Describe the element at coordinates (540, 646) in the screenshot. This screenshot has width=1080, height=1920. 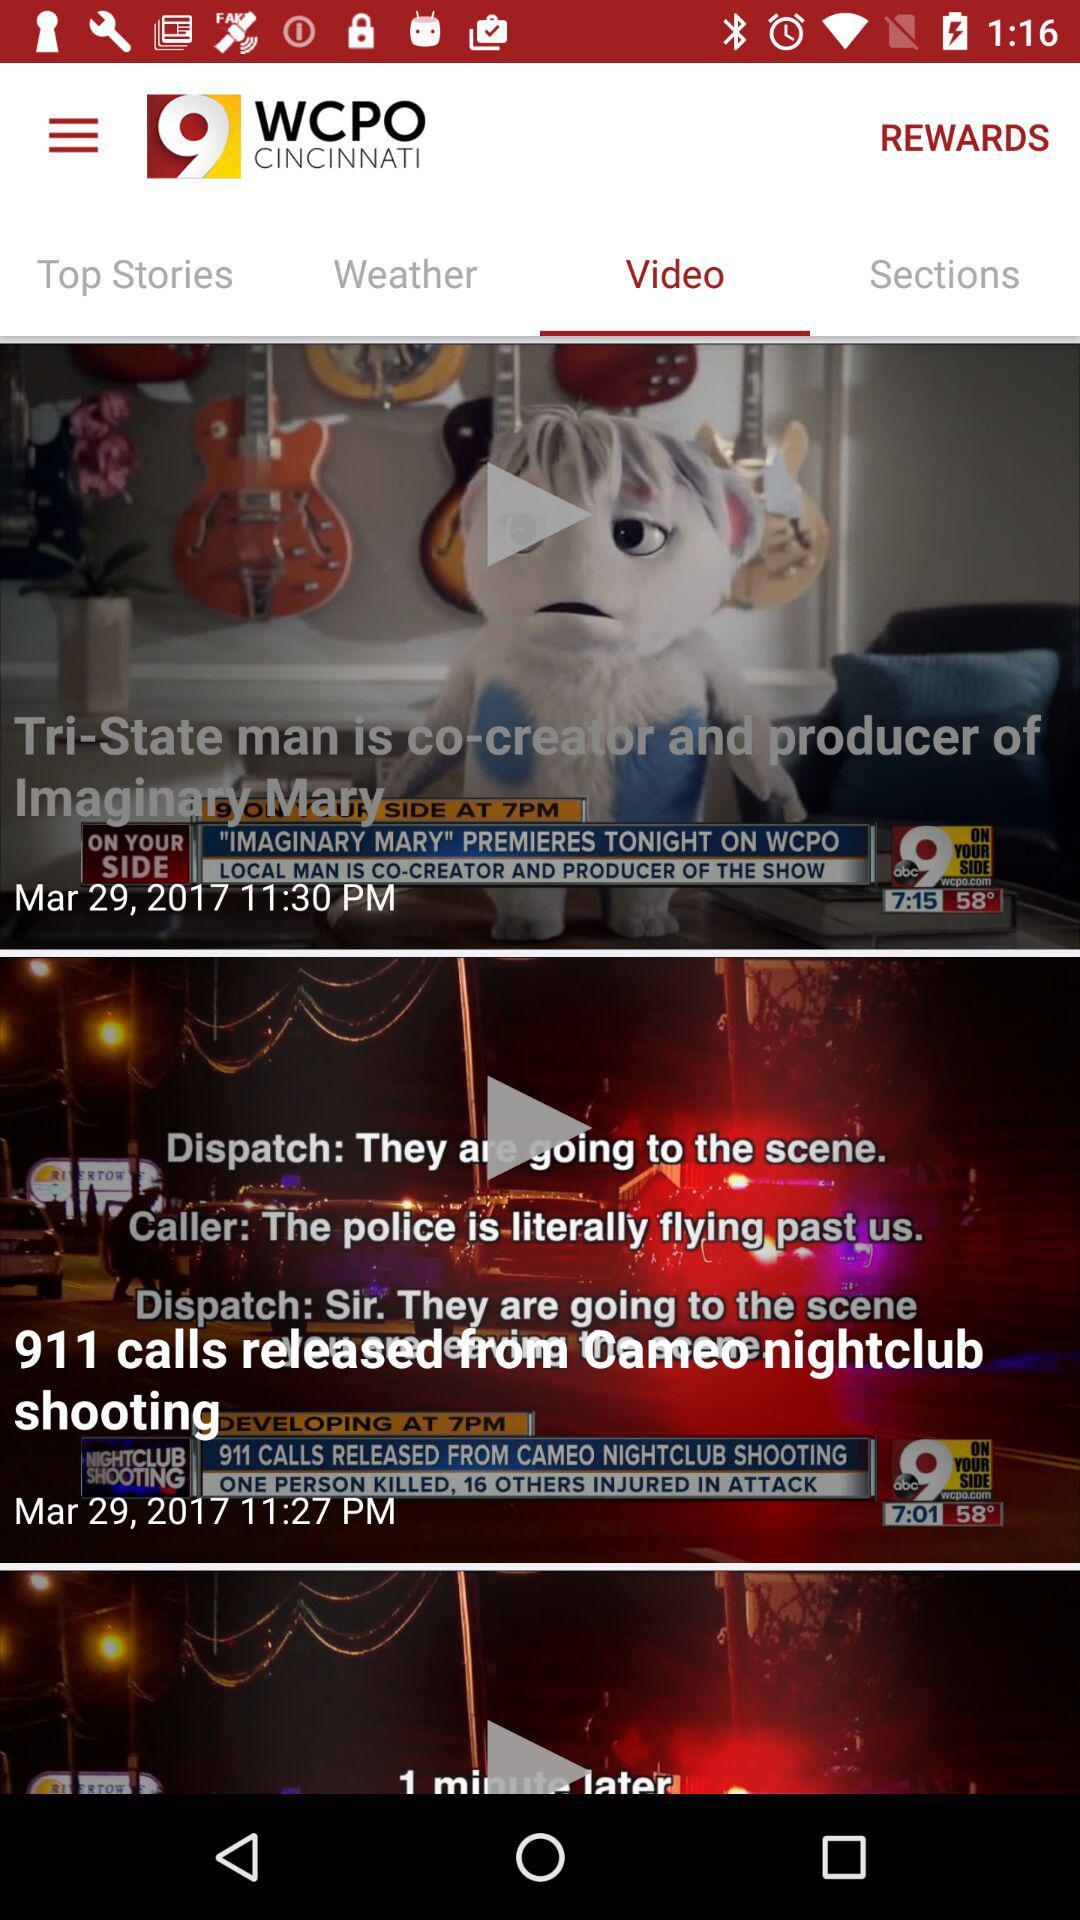
I see `watch a video` at that location.